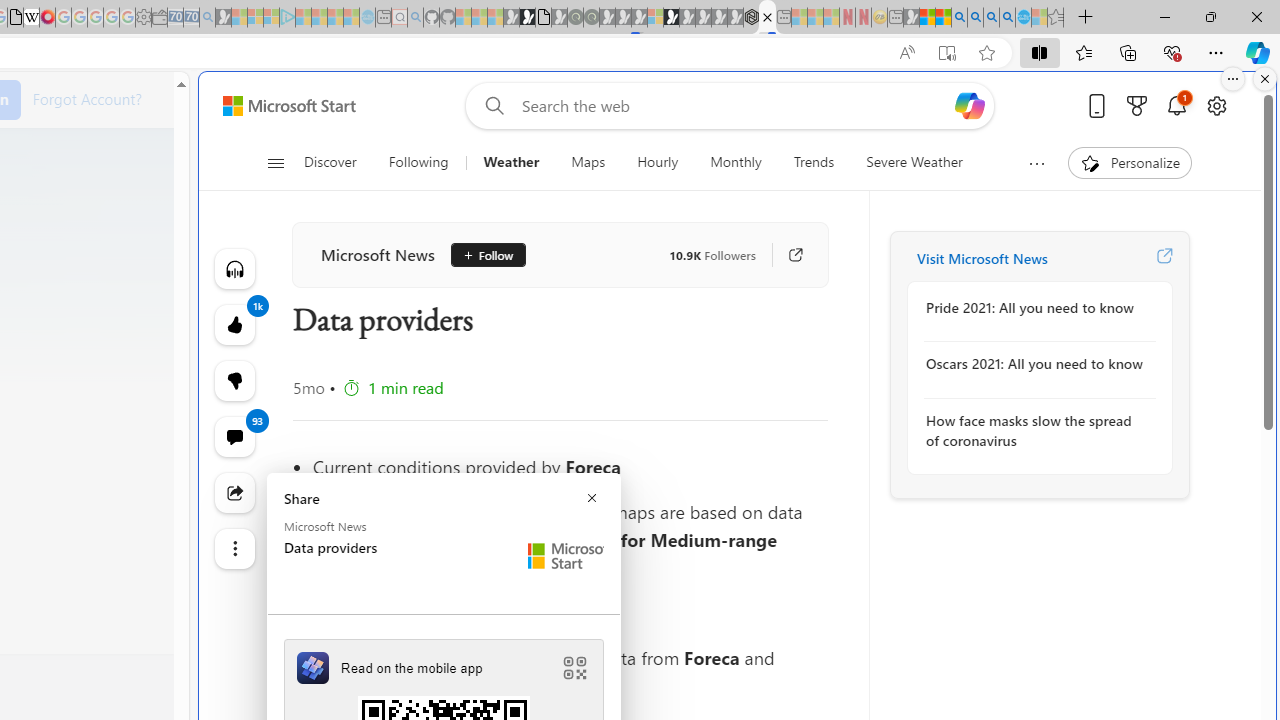  What do you see at coordinates (415, 17) in the screenshot?
I see `'github - Search - Sleeping'` at bounding box center [415, 17].